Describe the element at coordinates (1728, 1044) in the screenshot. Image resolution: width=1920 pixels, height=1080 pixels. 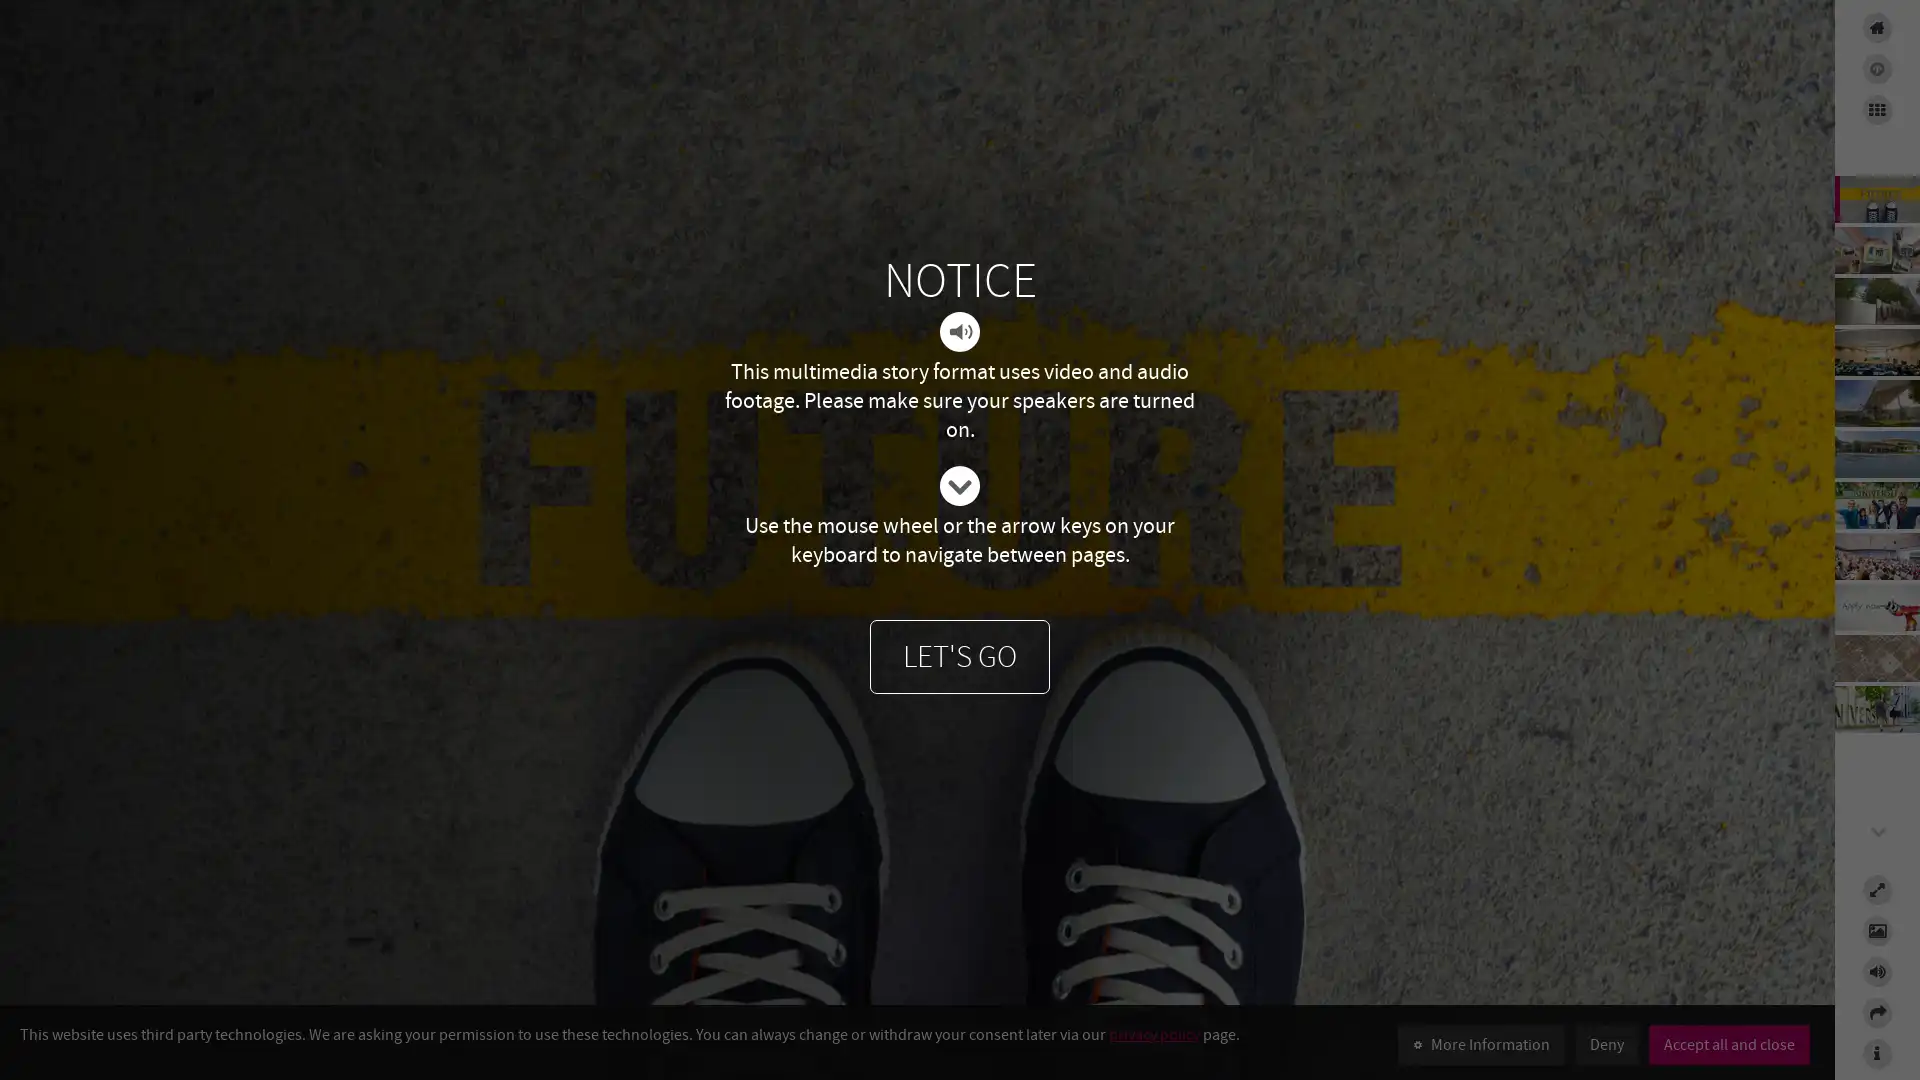
I see `Accept all and close` at that location.